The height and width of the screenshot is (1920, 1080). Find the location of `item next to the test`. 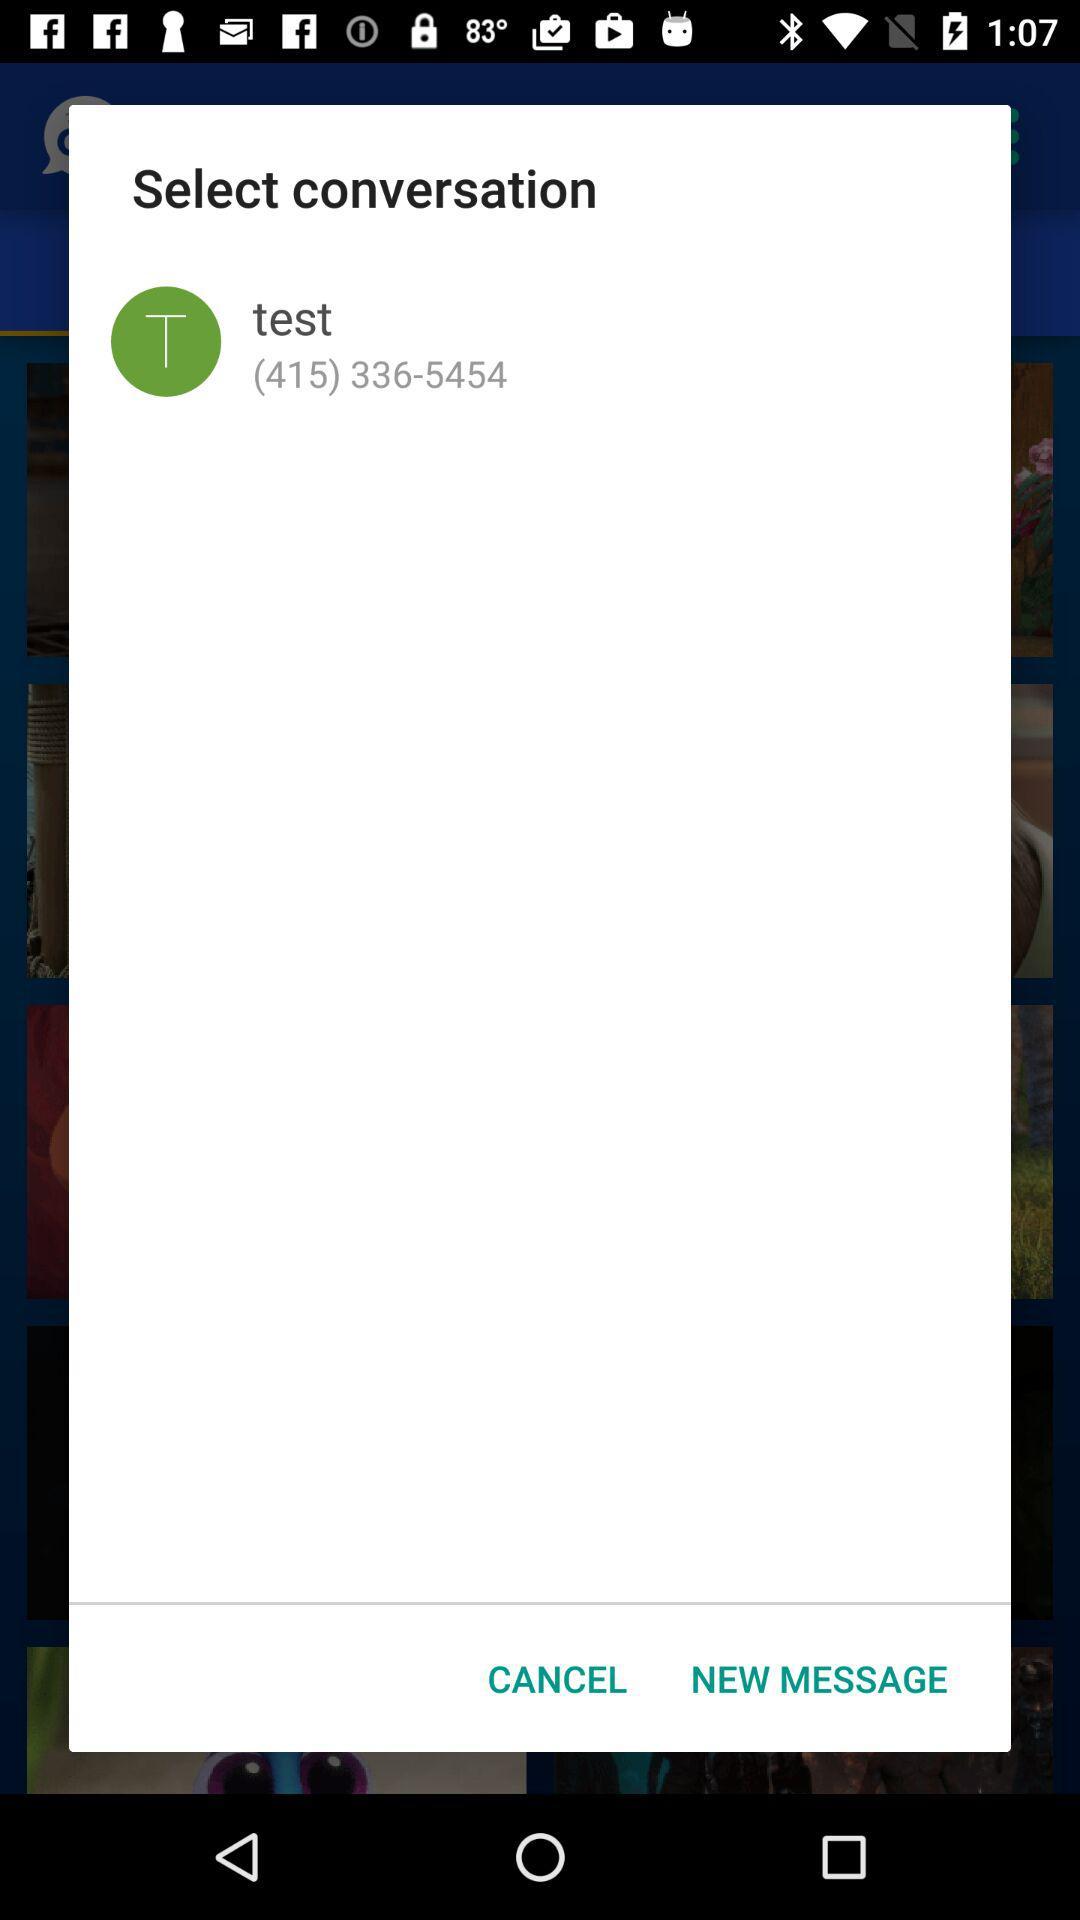

item next to the test is located at coordinates (165, 341).